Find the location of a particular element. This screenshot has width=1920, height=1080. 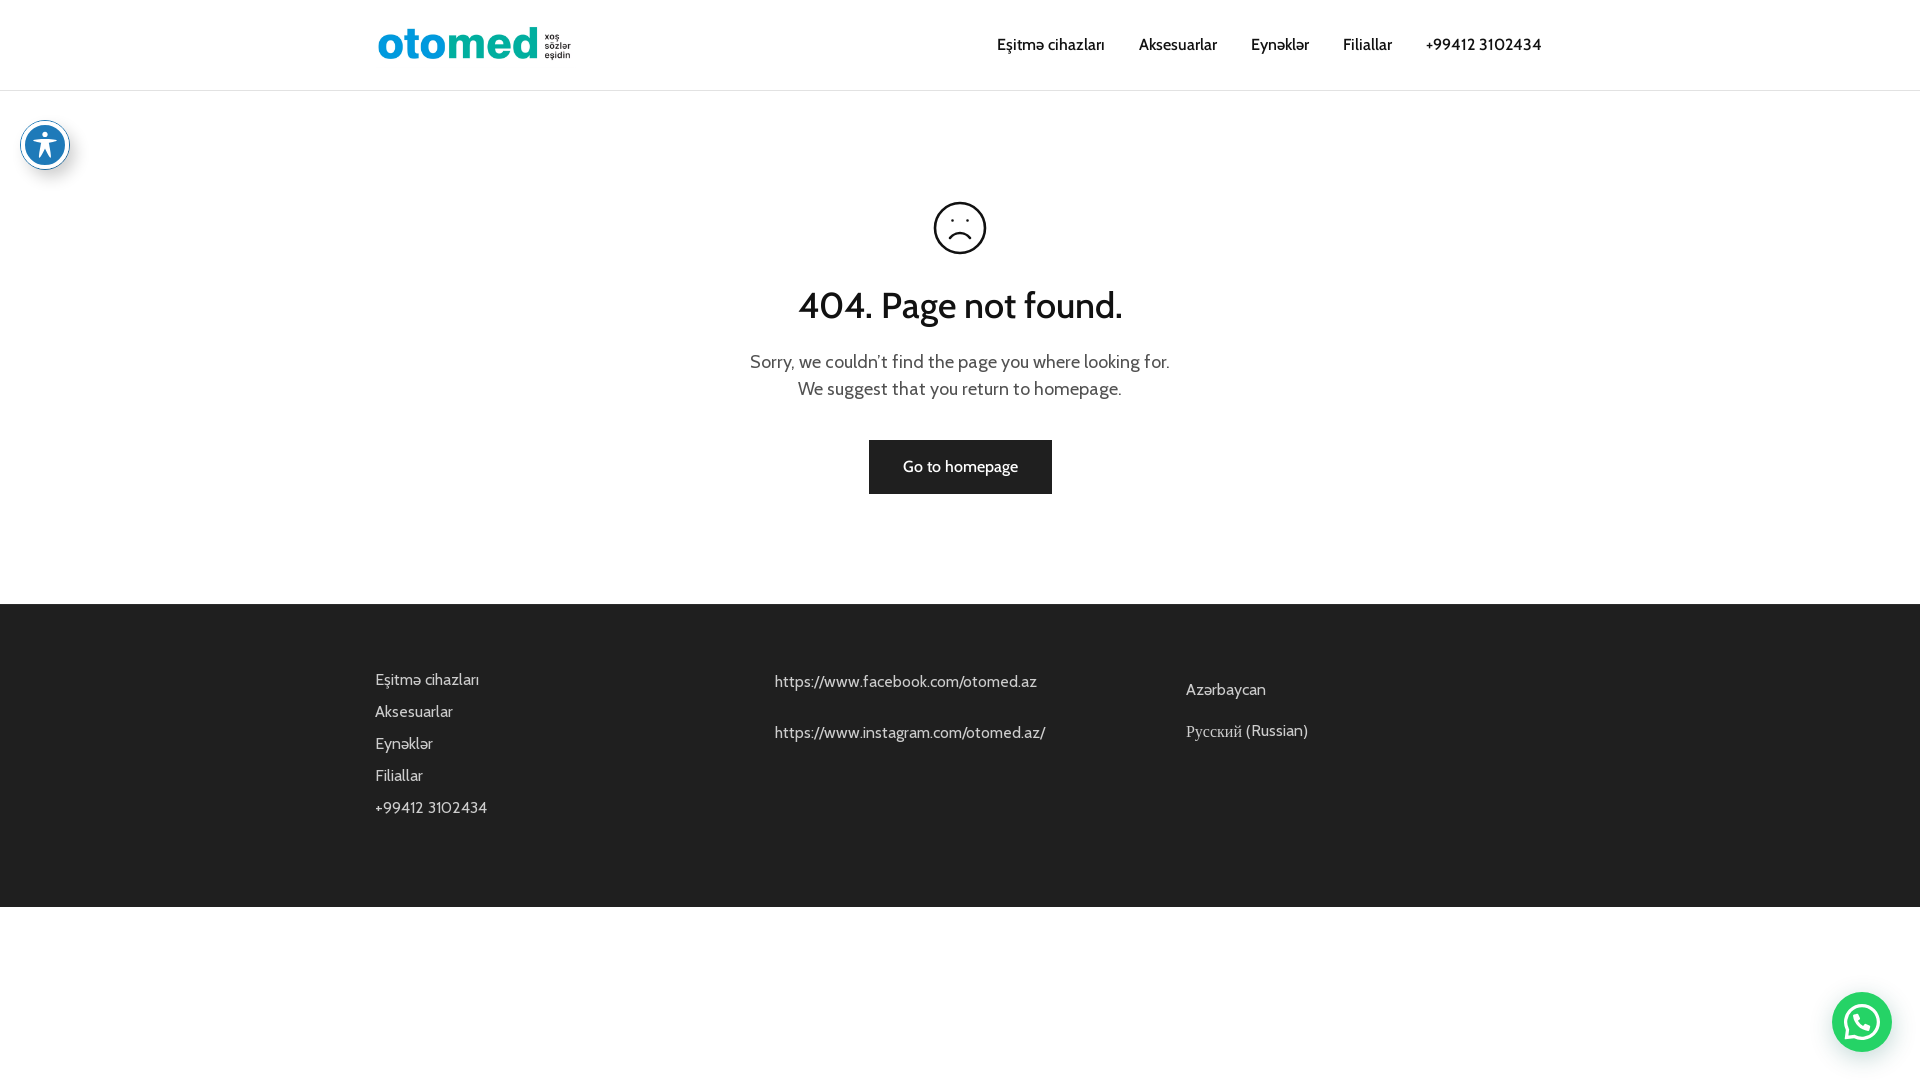

'https://www.facebook.com/otomed.az' is located at coordinates (905, 680).